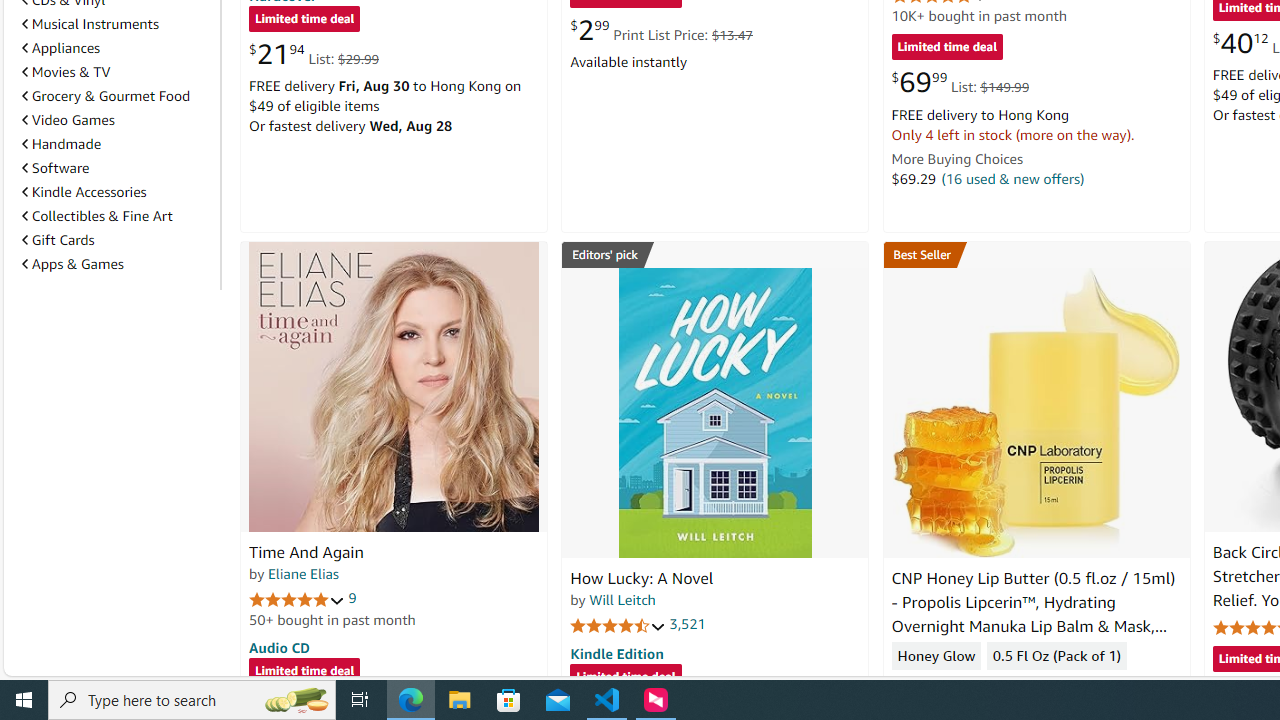  What do you see at coordinates (661, 30) in the screenshot?
I see `'$2.99 Print List Price: $13.47'` at bounding box center [661, 30].